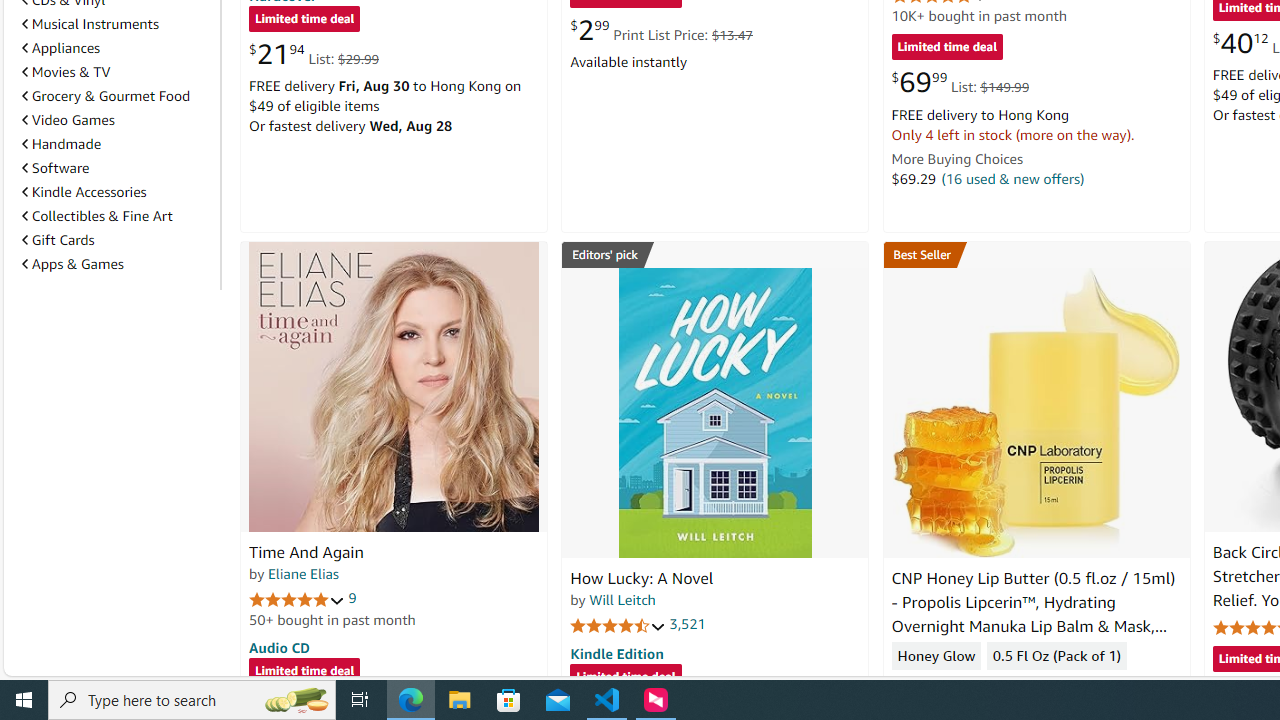  What do you see at coordinates (661, 30) in the screenshot?
I see `'$2.99 Print List Price: $13.47'` at bounding box center [661, 30].